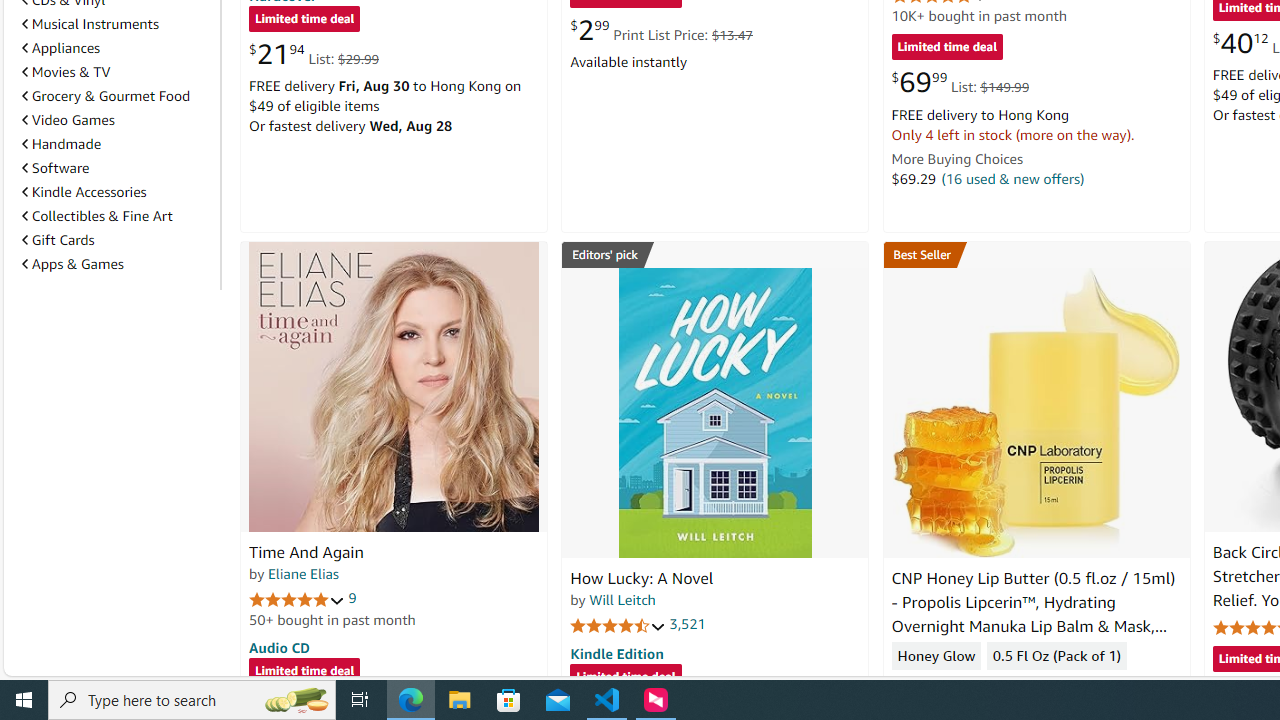  What do you see at coordinates (661, 30) in the screenshot?
I see `'$2.99 Print List Price: $13.47'` at bounding box center [661, 30].